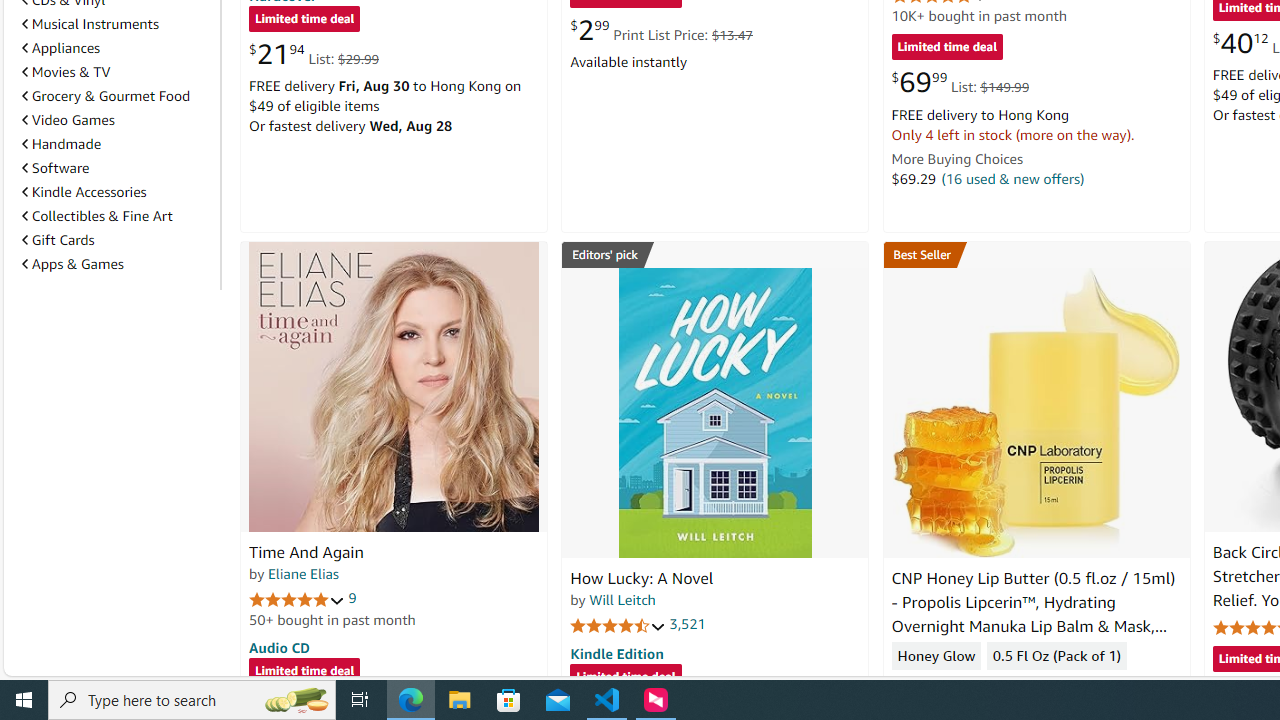  What do you see at coordinates (661, 30) in the screenshot?
I see `'$2.99 Print List Price: $13.47'` at bounding box center [661, 30].